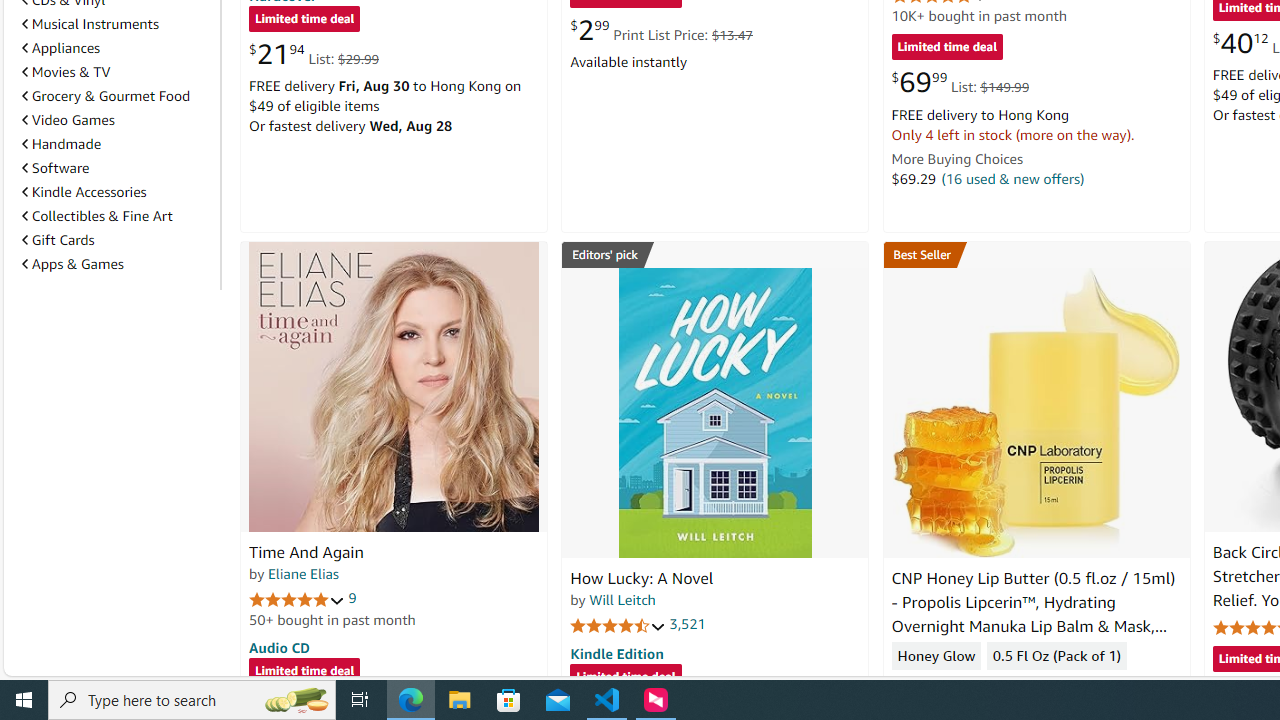  What do you see at coordinates (661, 30) in the screenshot?
I see `'$2.99 Print List Price: $13.47'` at bounding box center [661, 30].